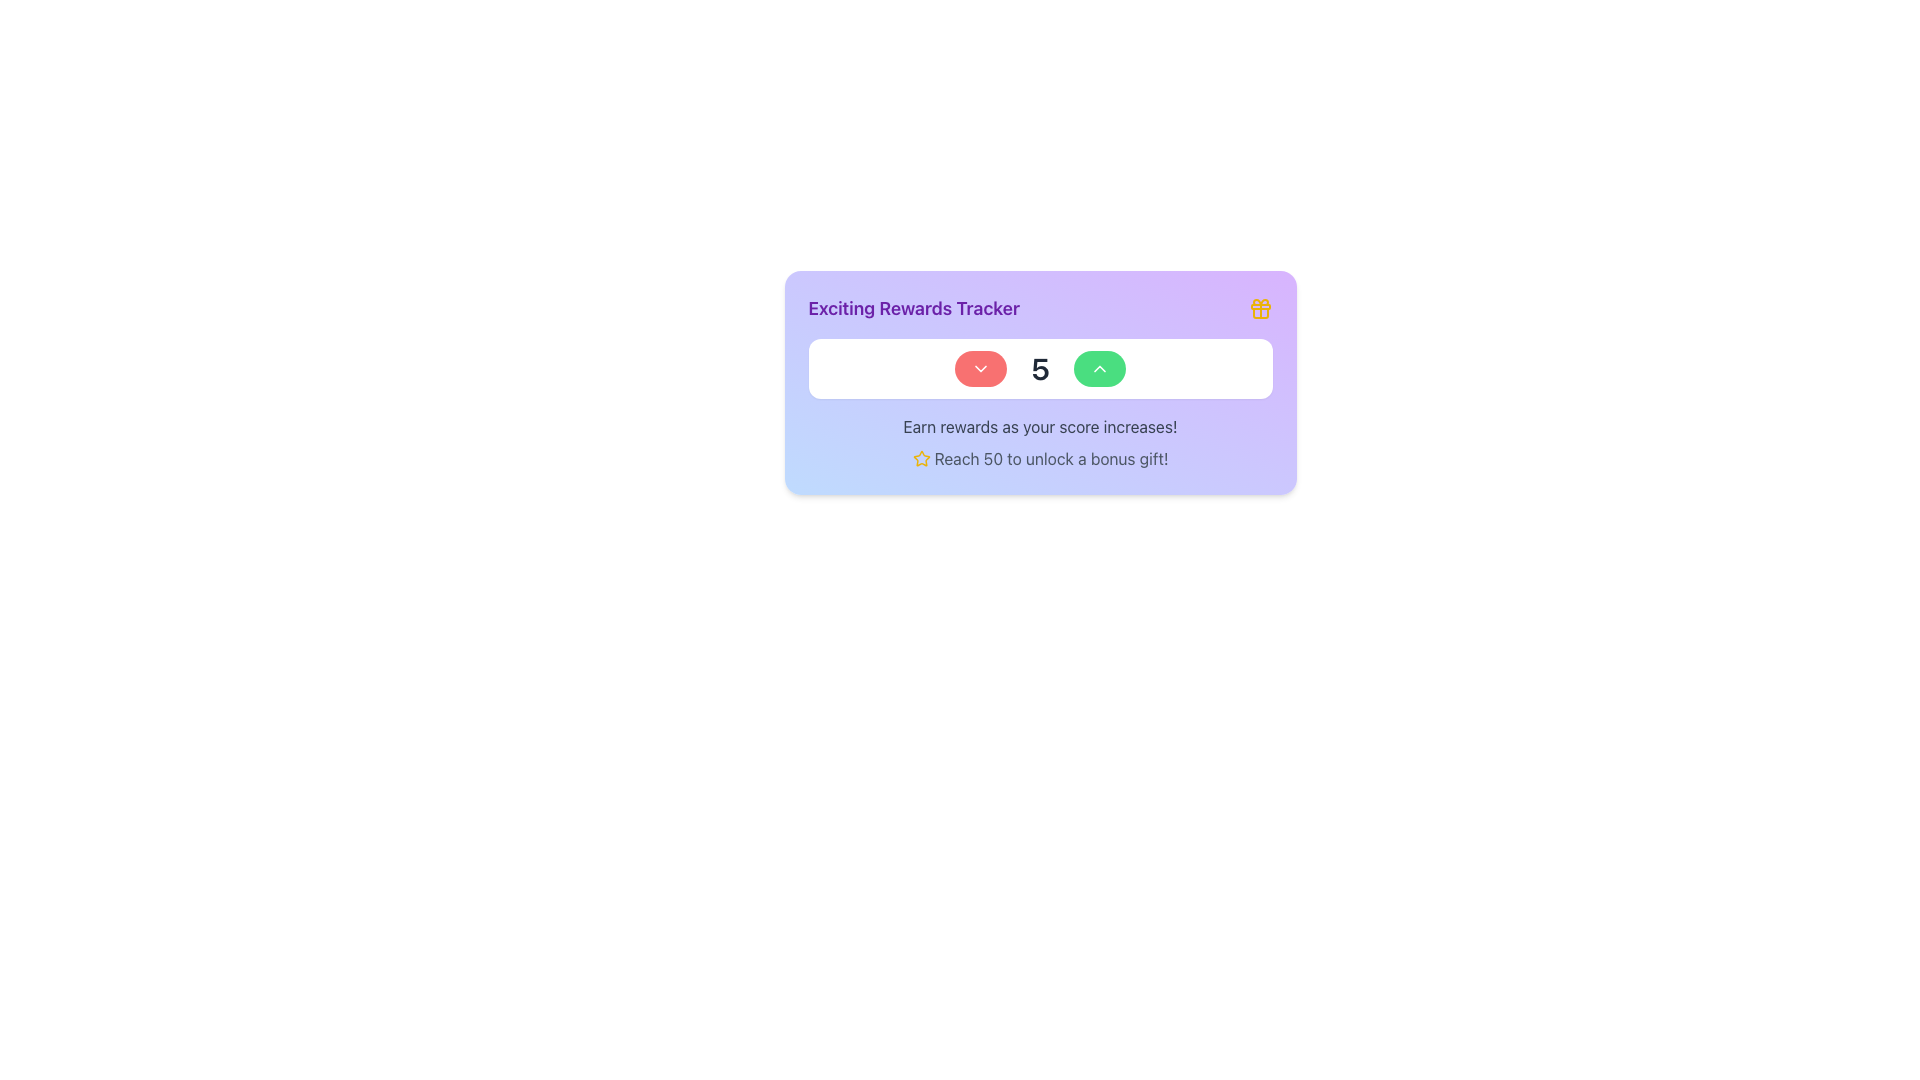  Describe the element at coordinates (1040, 442) in the screenshot. I see `the text section that provides guidance and motivation for the user, located in the bottom section of a card element, centrally positioned below a numerical score and button controls` at that location.